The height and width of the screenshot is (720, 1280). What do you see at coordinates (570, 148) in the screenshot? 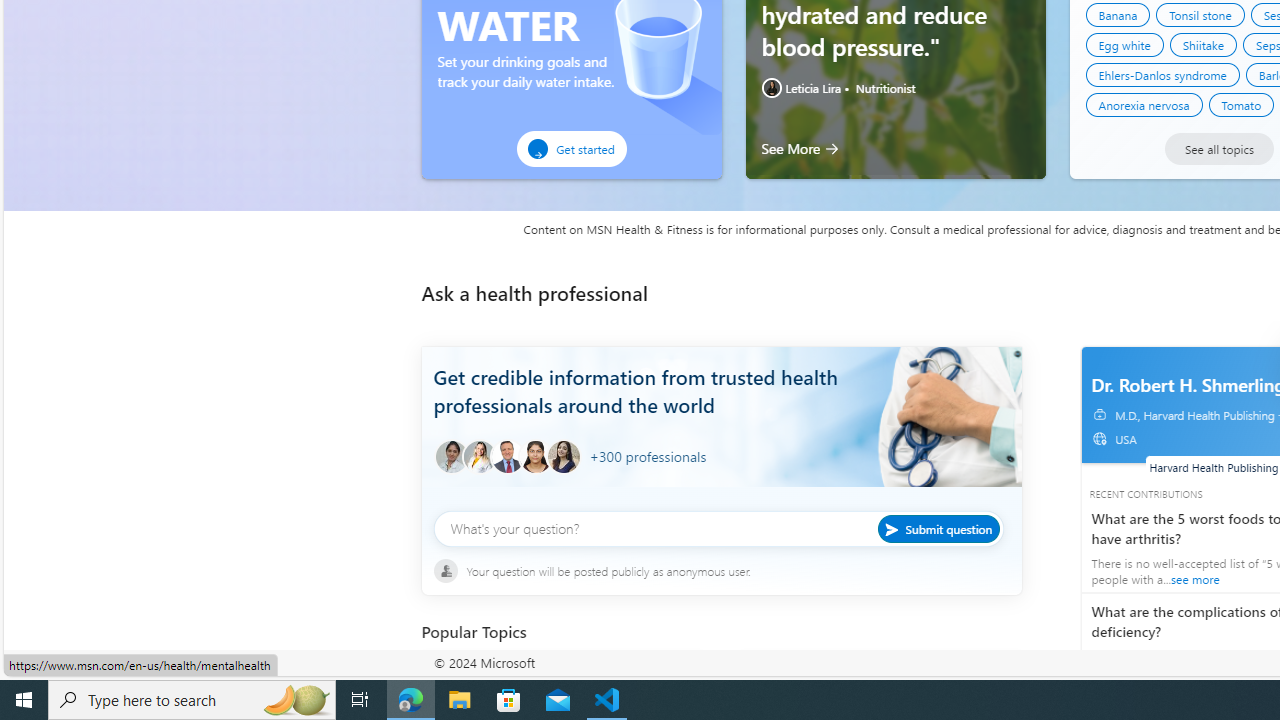
I see `'Get started'` at bounding box center [570, 148].